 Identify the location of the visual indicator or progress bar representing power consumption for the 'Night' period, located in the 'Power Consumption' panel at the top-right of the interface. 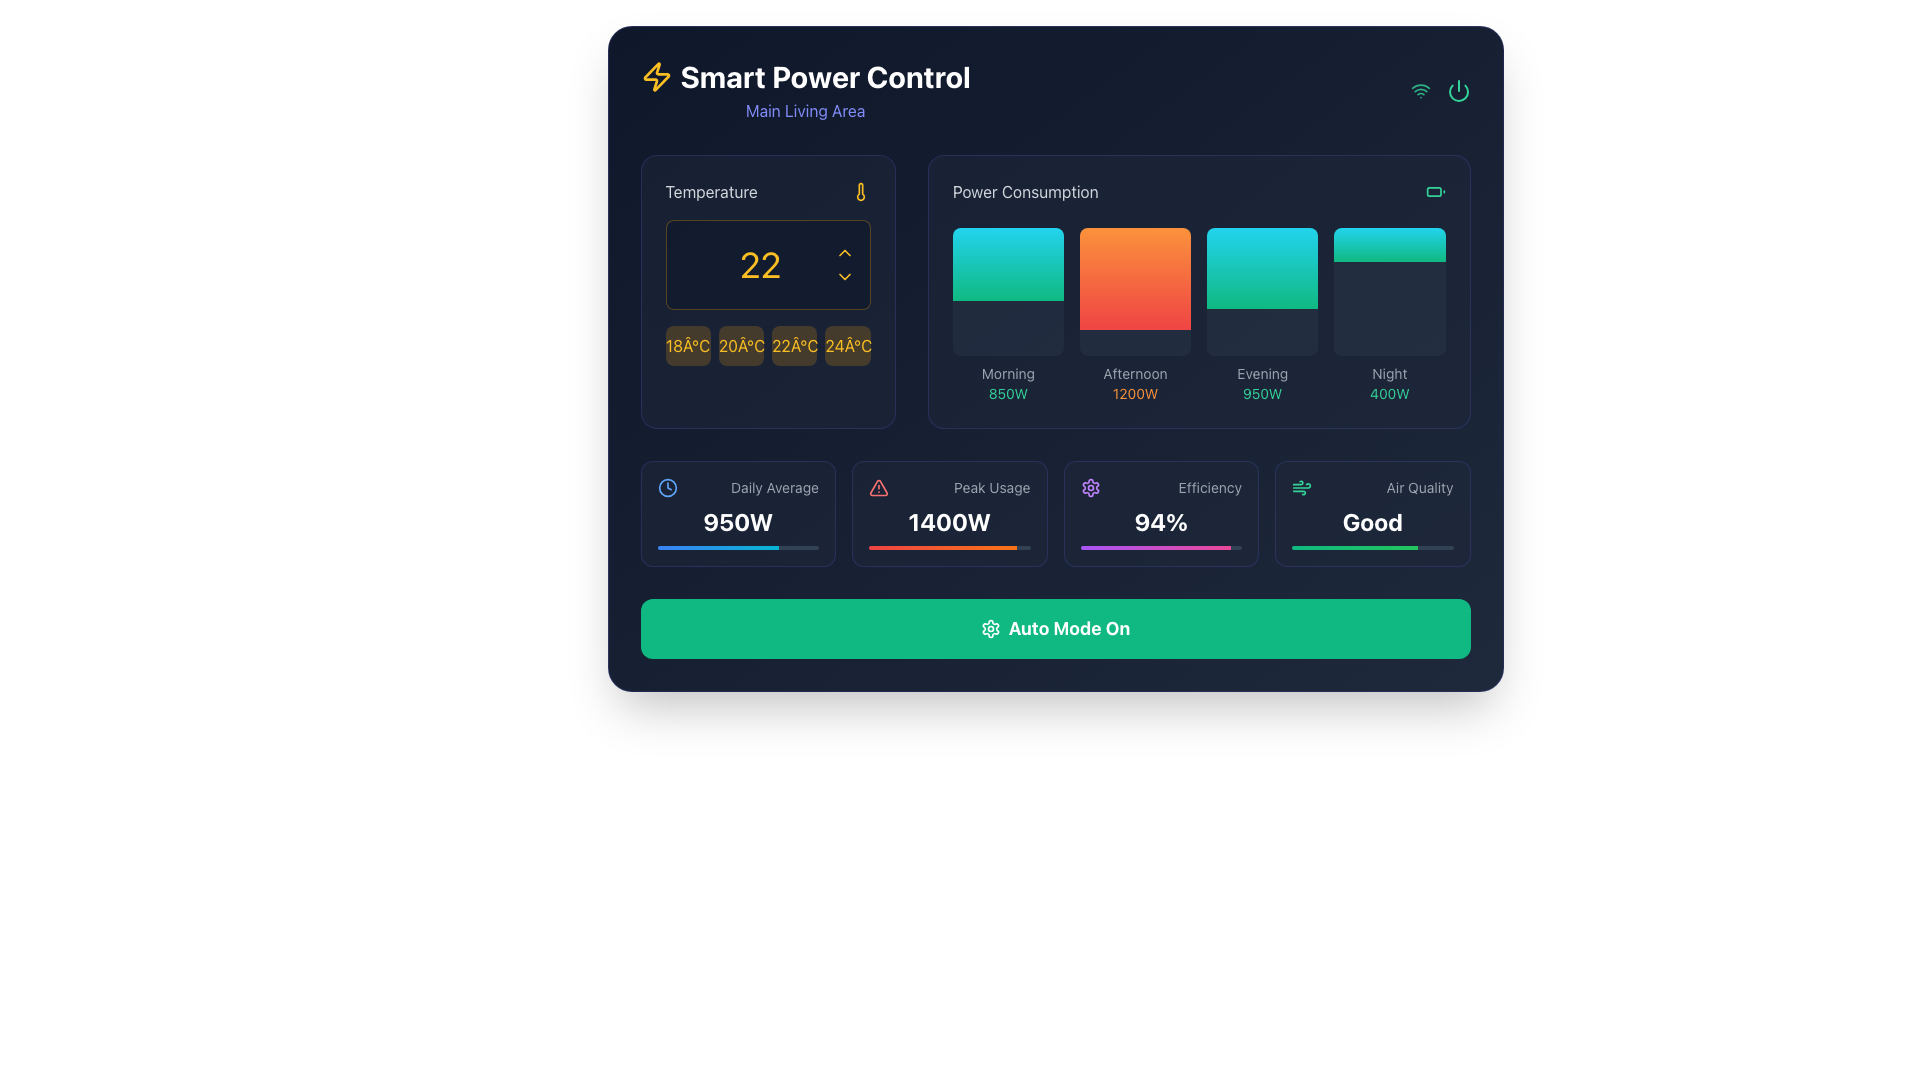
(1388, 244).